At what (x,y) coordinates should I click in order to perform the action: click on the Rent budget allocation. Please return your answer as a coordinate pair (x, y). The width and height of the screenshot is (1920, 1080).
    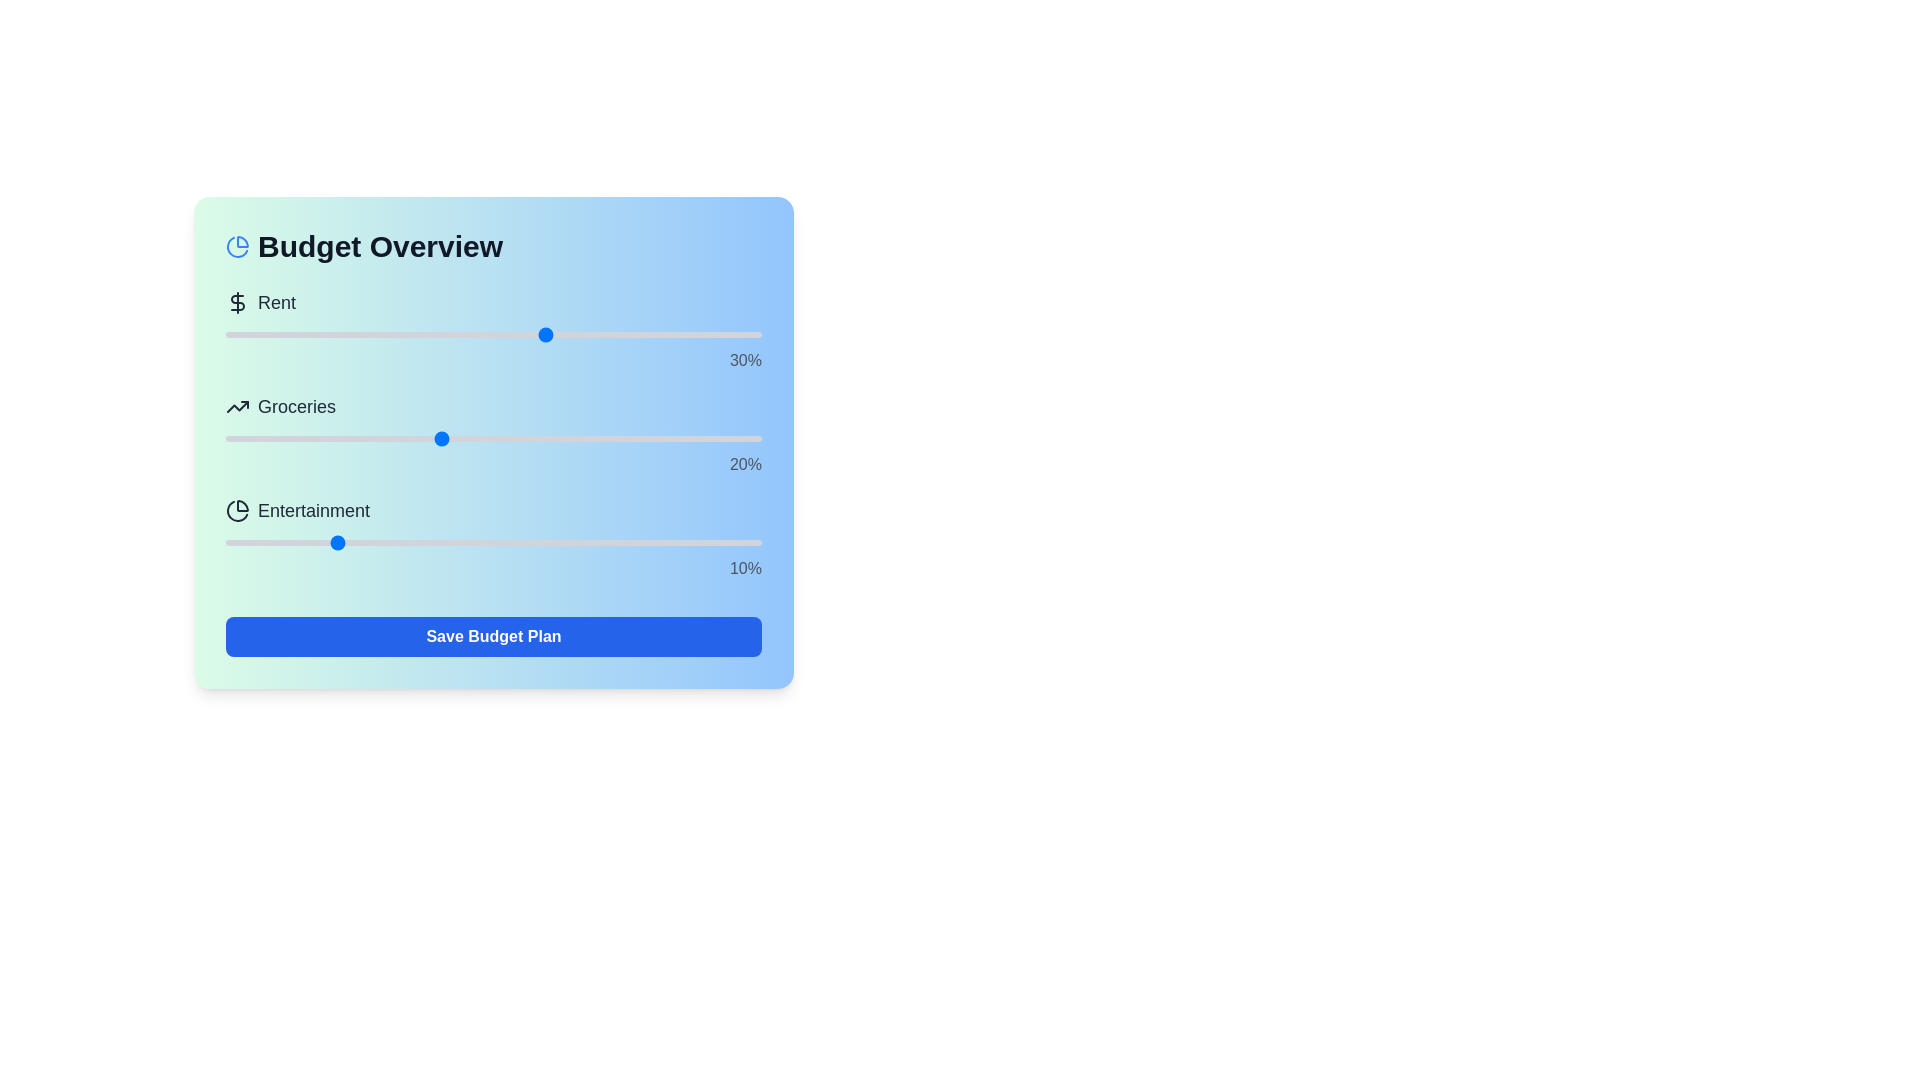
    Looking at the image, I should click on (686, 334).